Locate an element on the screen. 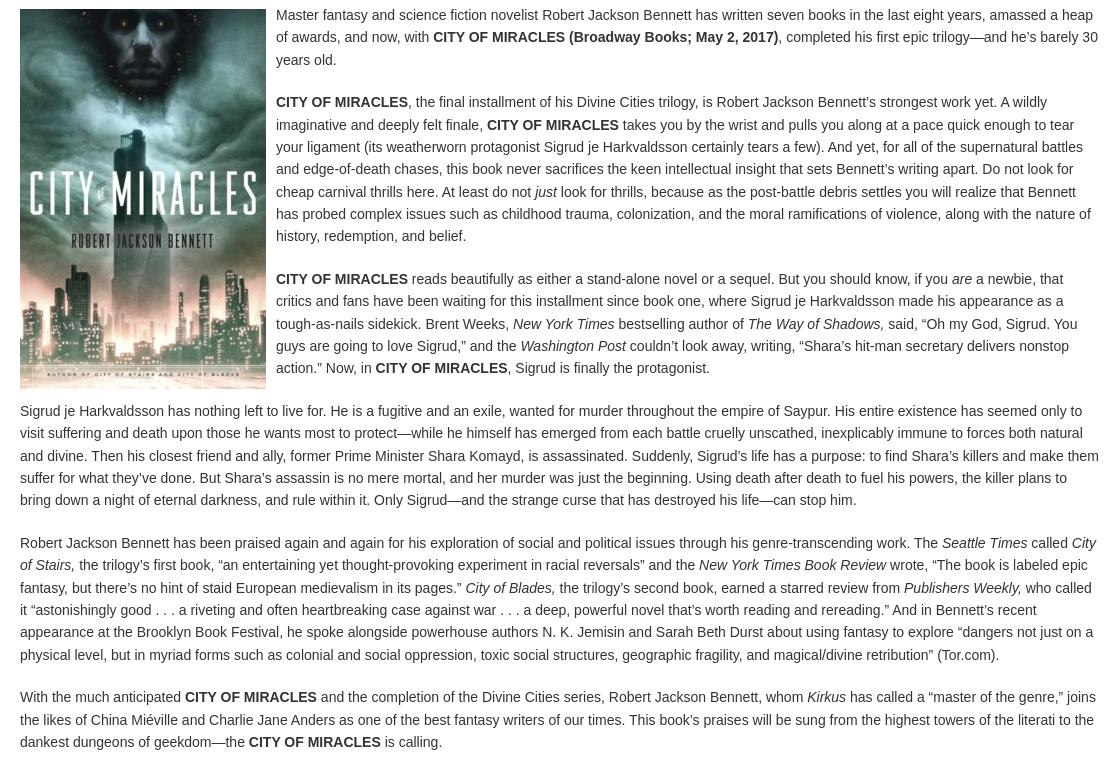 This screenshot has height=773, width=1120. ', completed his first epic trilogy—and he’s barely 30 years old.' is located at coordinates (686, 47).